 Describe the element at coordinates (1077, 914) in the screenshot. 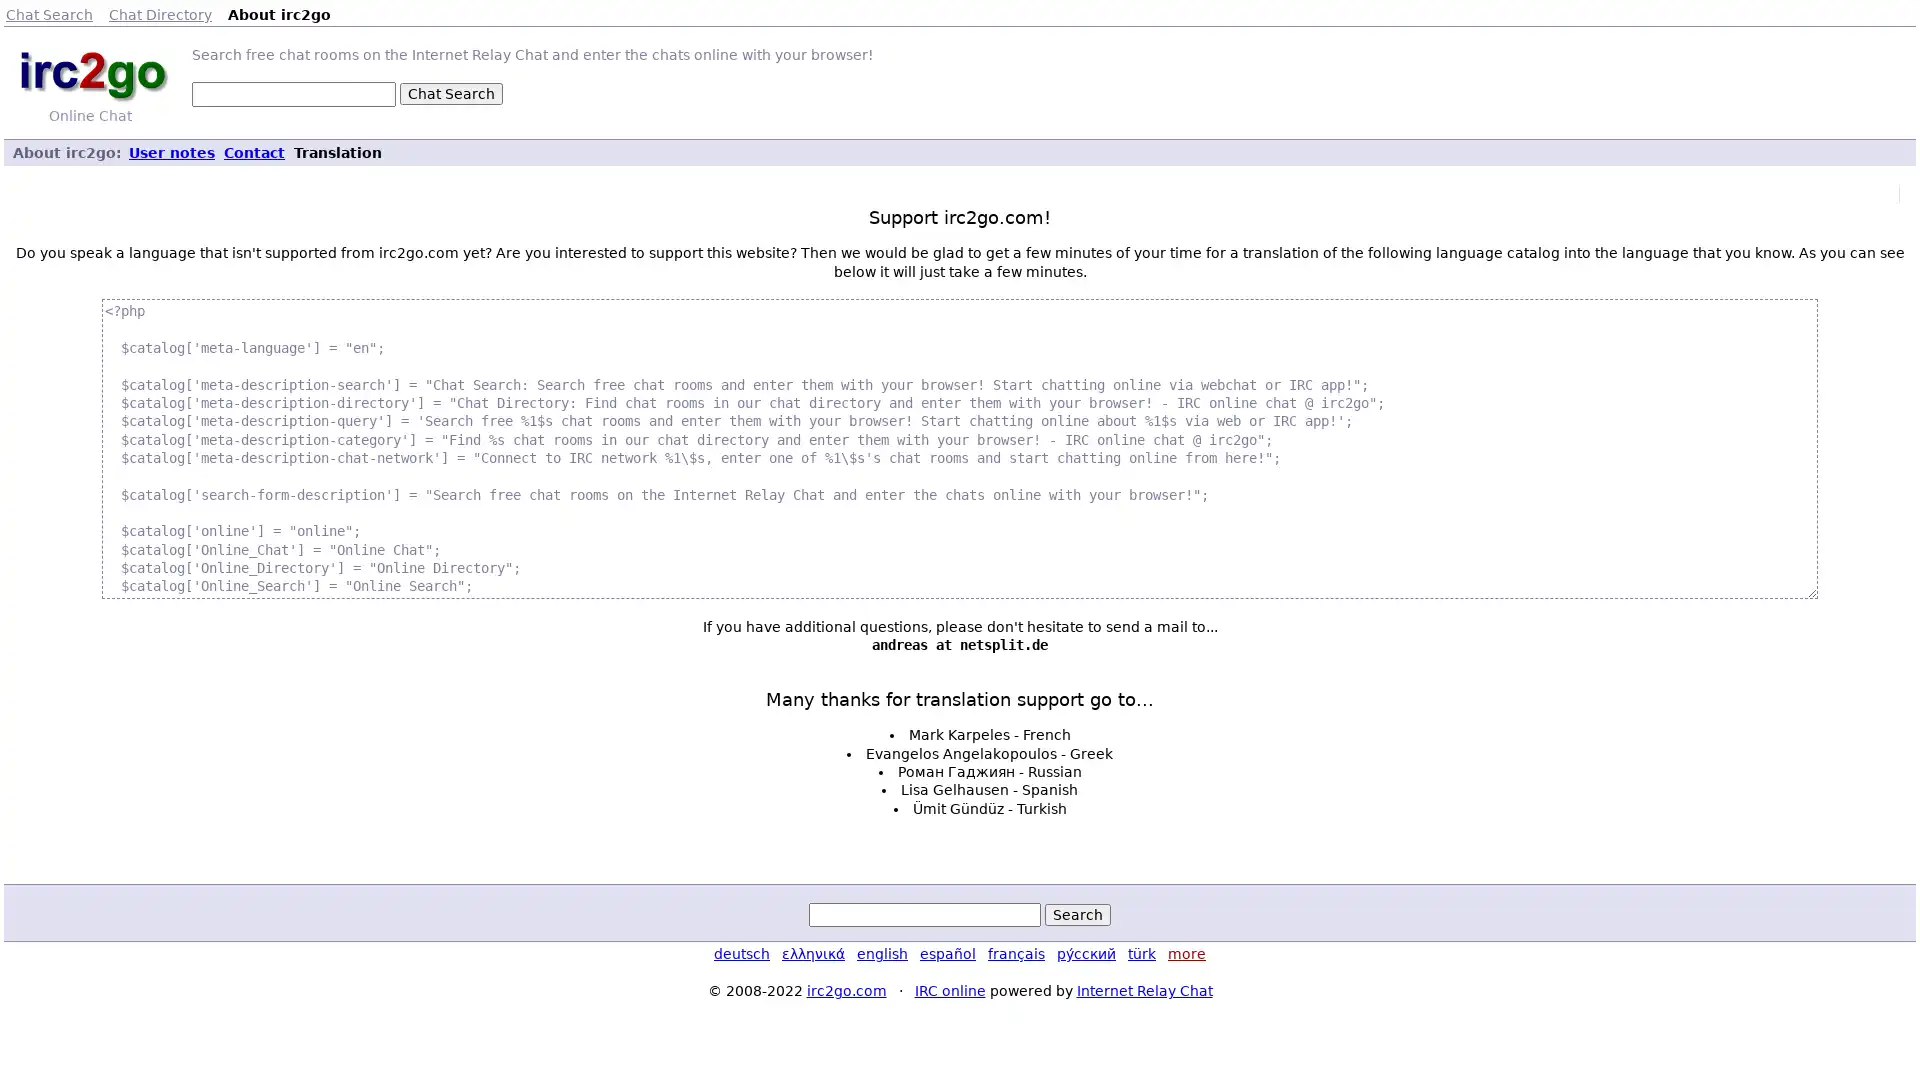

I see `Search` at that location.